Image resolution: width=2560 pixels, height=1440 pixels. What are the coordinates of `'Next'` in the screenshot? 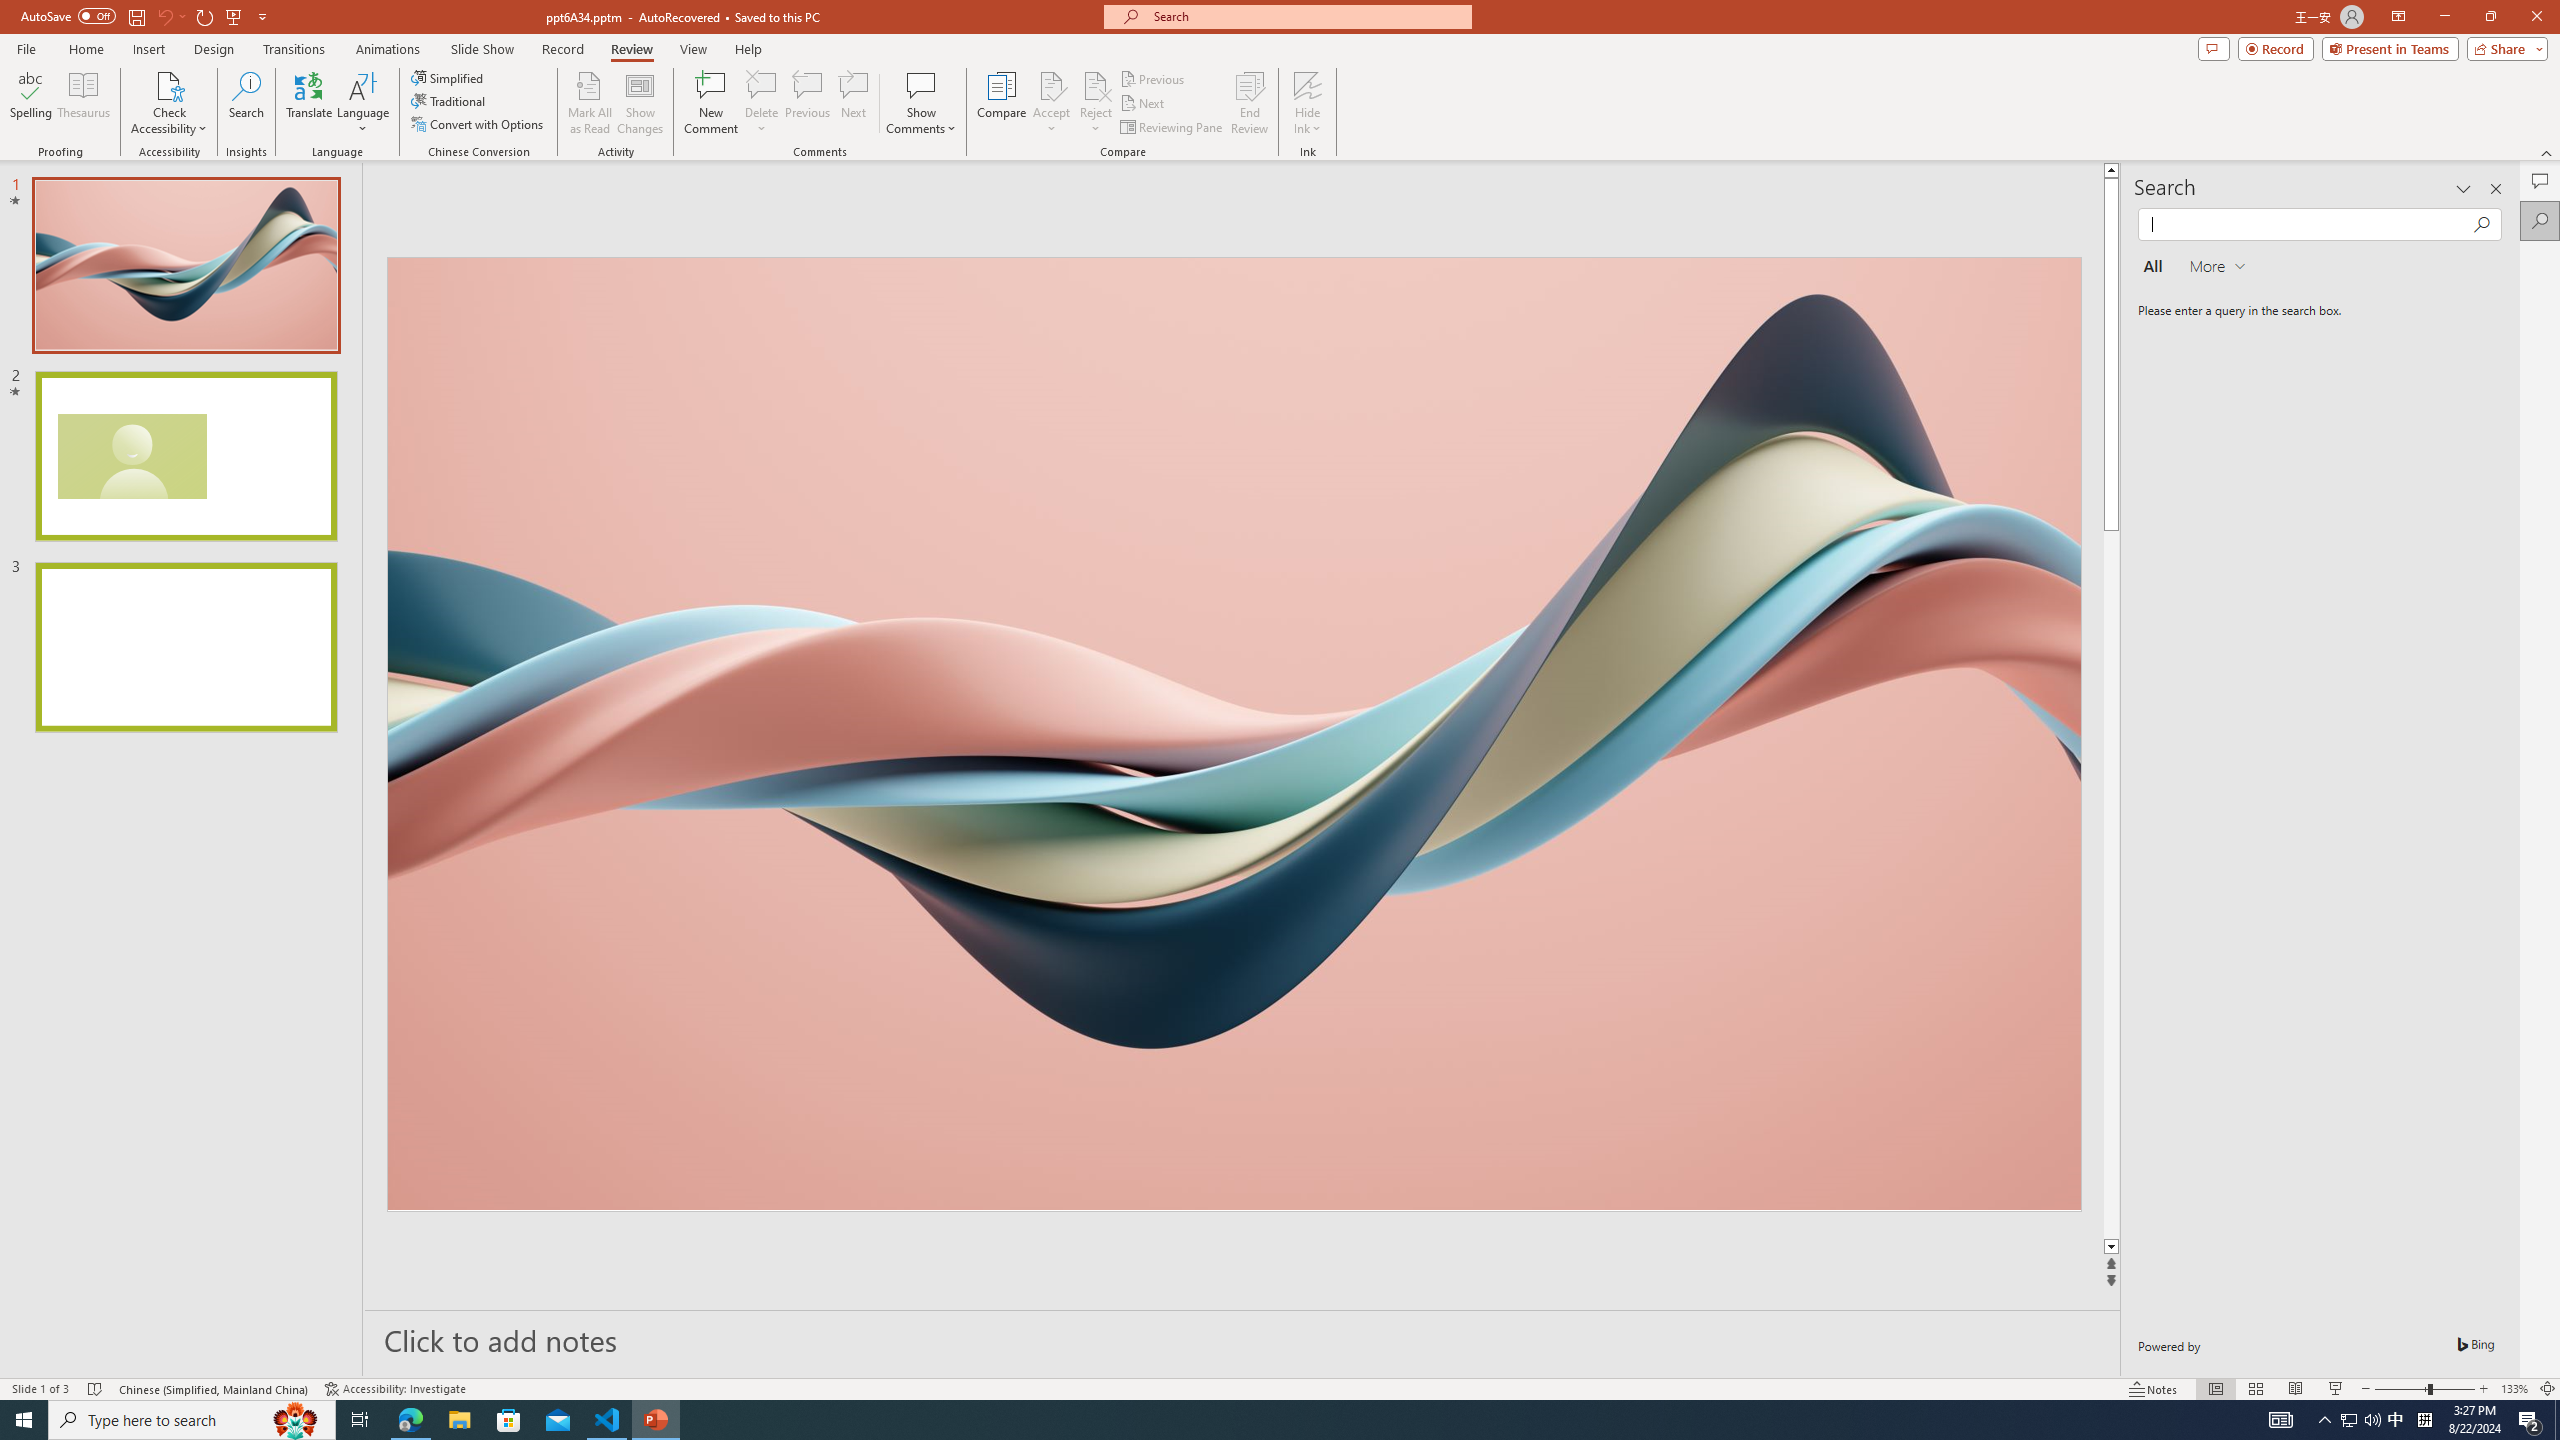 It's located at (1142, 103).